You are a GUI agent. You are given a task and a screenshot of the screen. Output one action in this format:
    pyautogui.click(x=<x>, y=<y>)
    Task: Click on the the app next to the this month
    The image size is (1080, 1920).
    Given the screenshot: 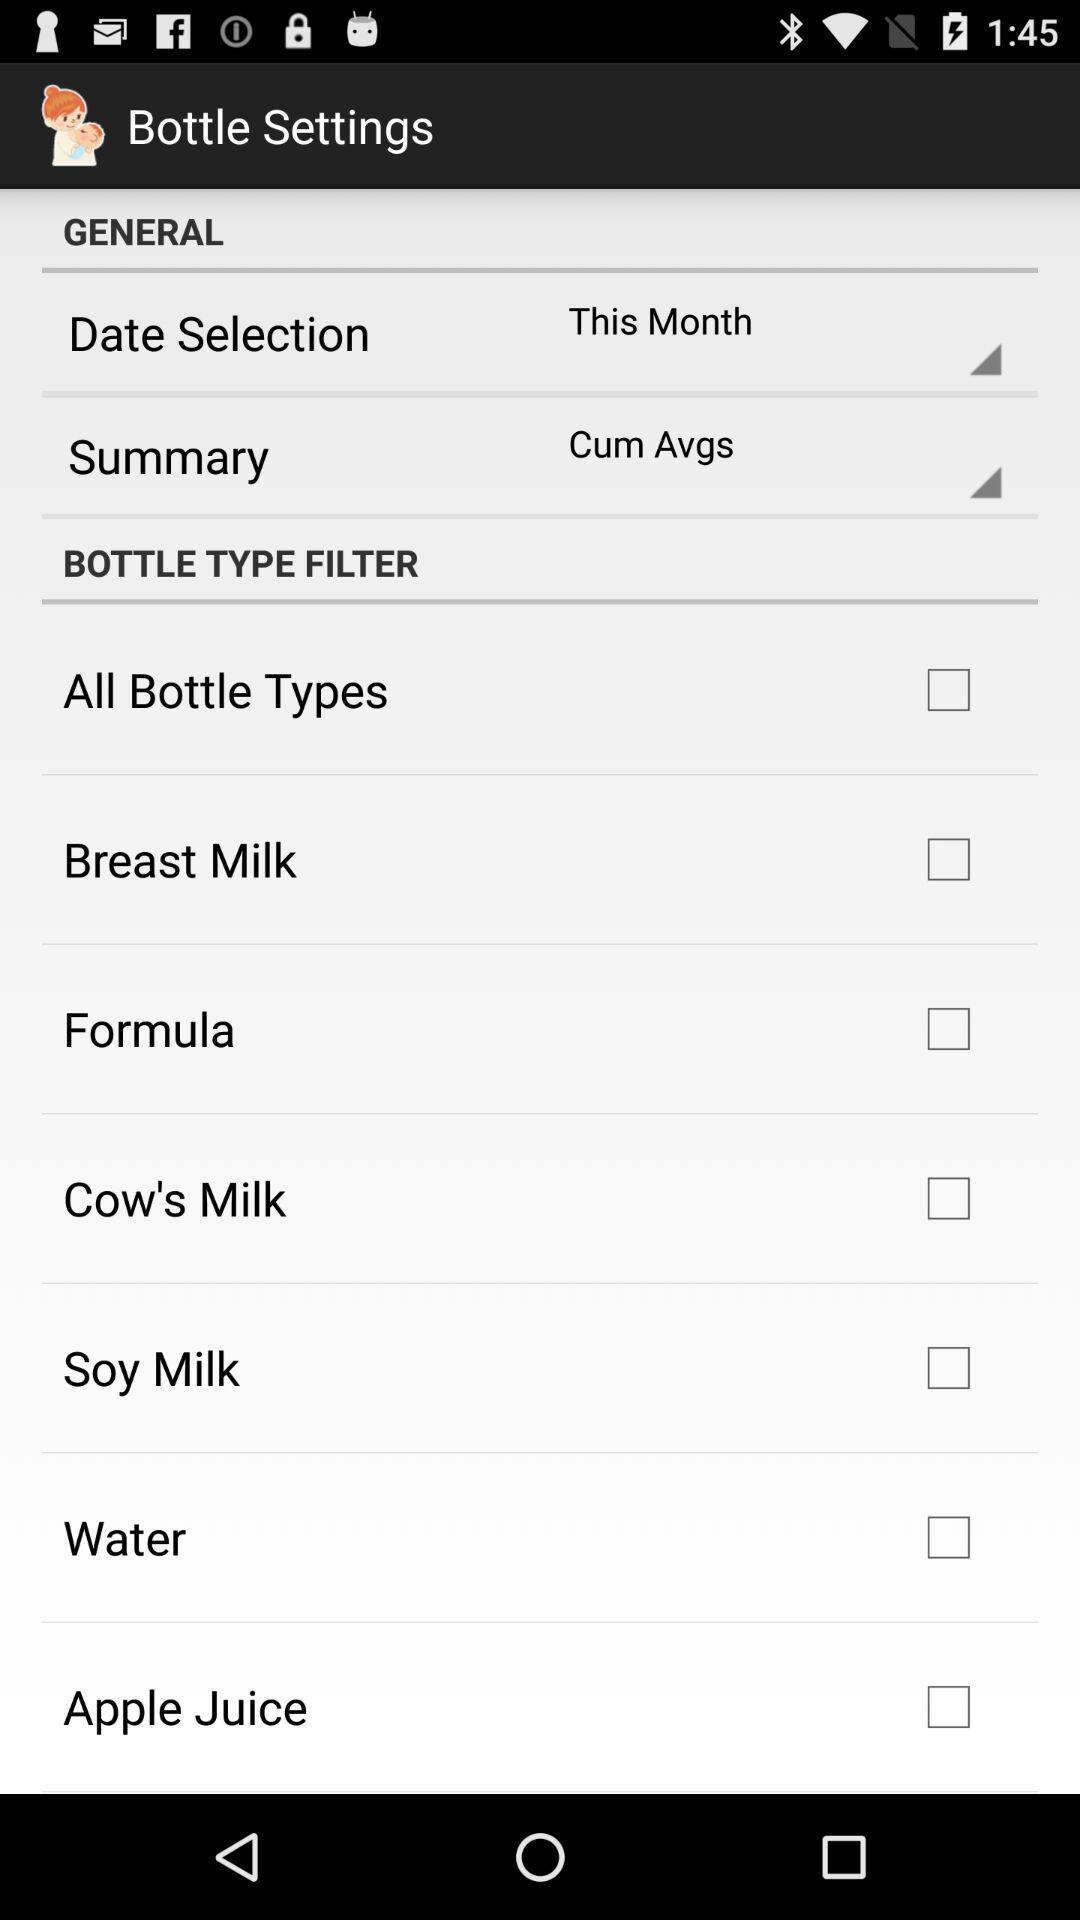 What is the action you would take?
    pyautogui.click(x=284, y=332)
    